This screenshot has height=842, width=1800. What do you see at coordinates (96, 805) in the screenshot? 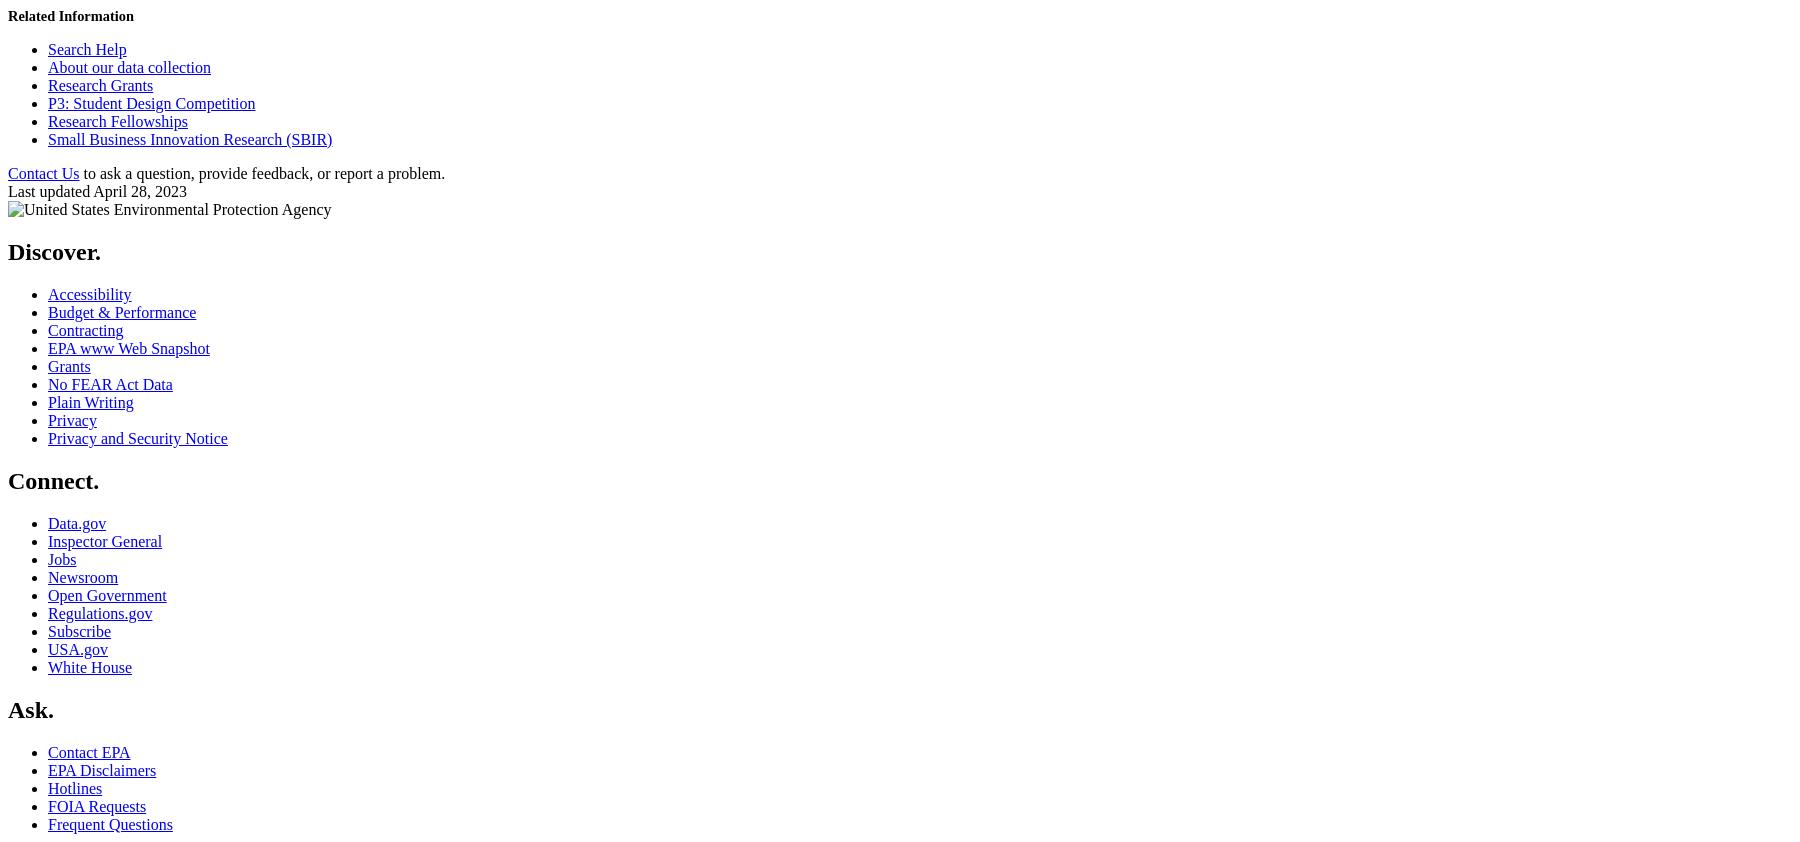
I see `'FOIA Requests'` at bounding box center [96, 805].